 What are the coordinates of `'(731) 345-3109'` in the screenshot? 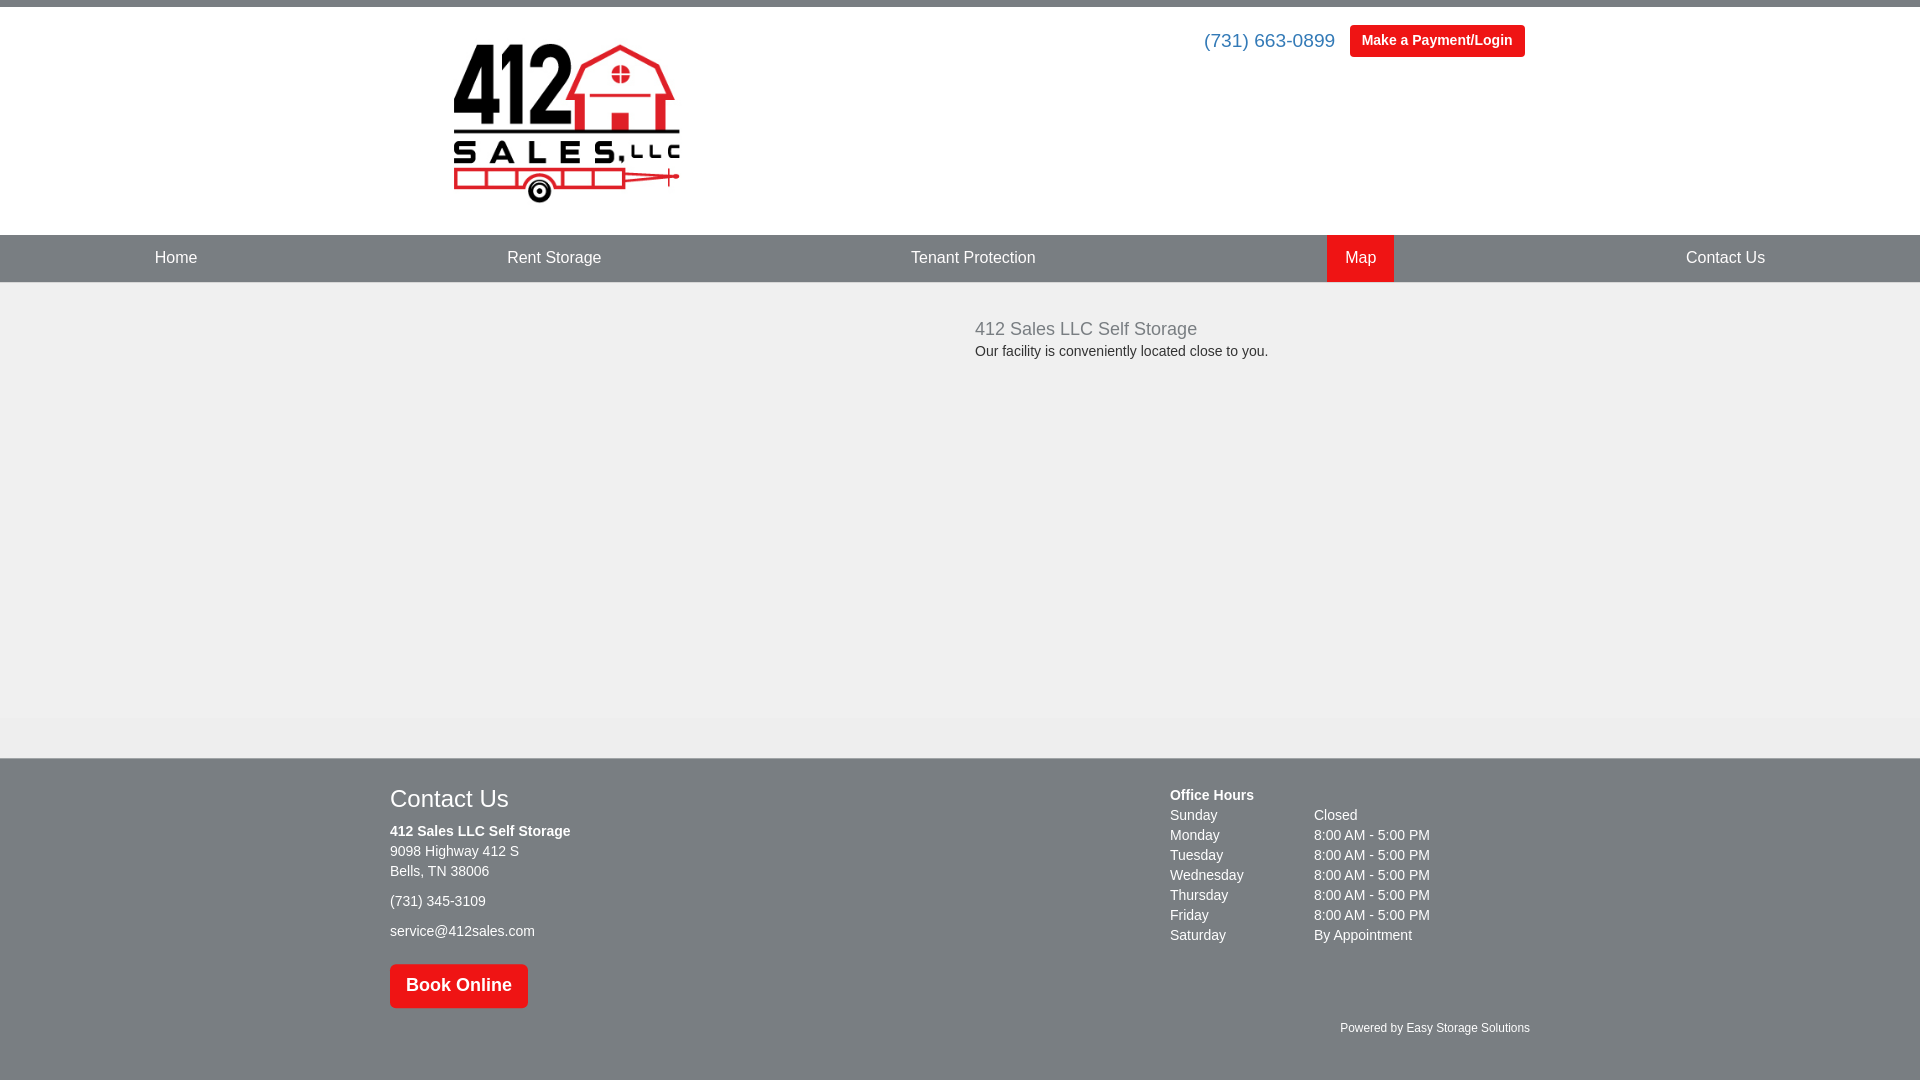 It's located at (389, 902).